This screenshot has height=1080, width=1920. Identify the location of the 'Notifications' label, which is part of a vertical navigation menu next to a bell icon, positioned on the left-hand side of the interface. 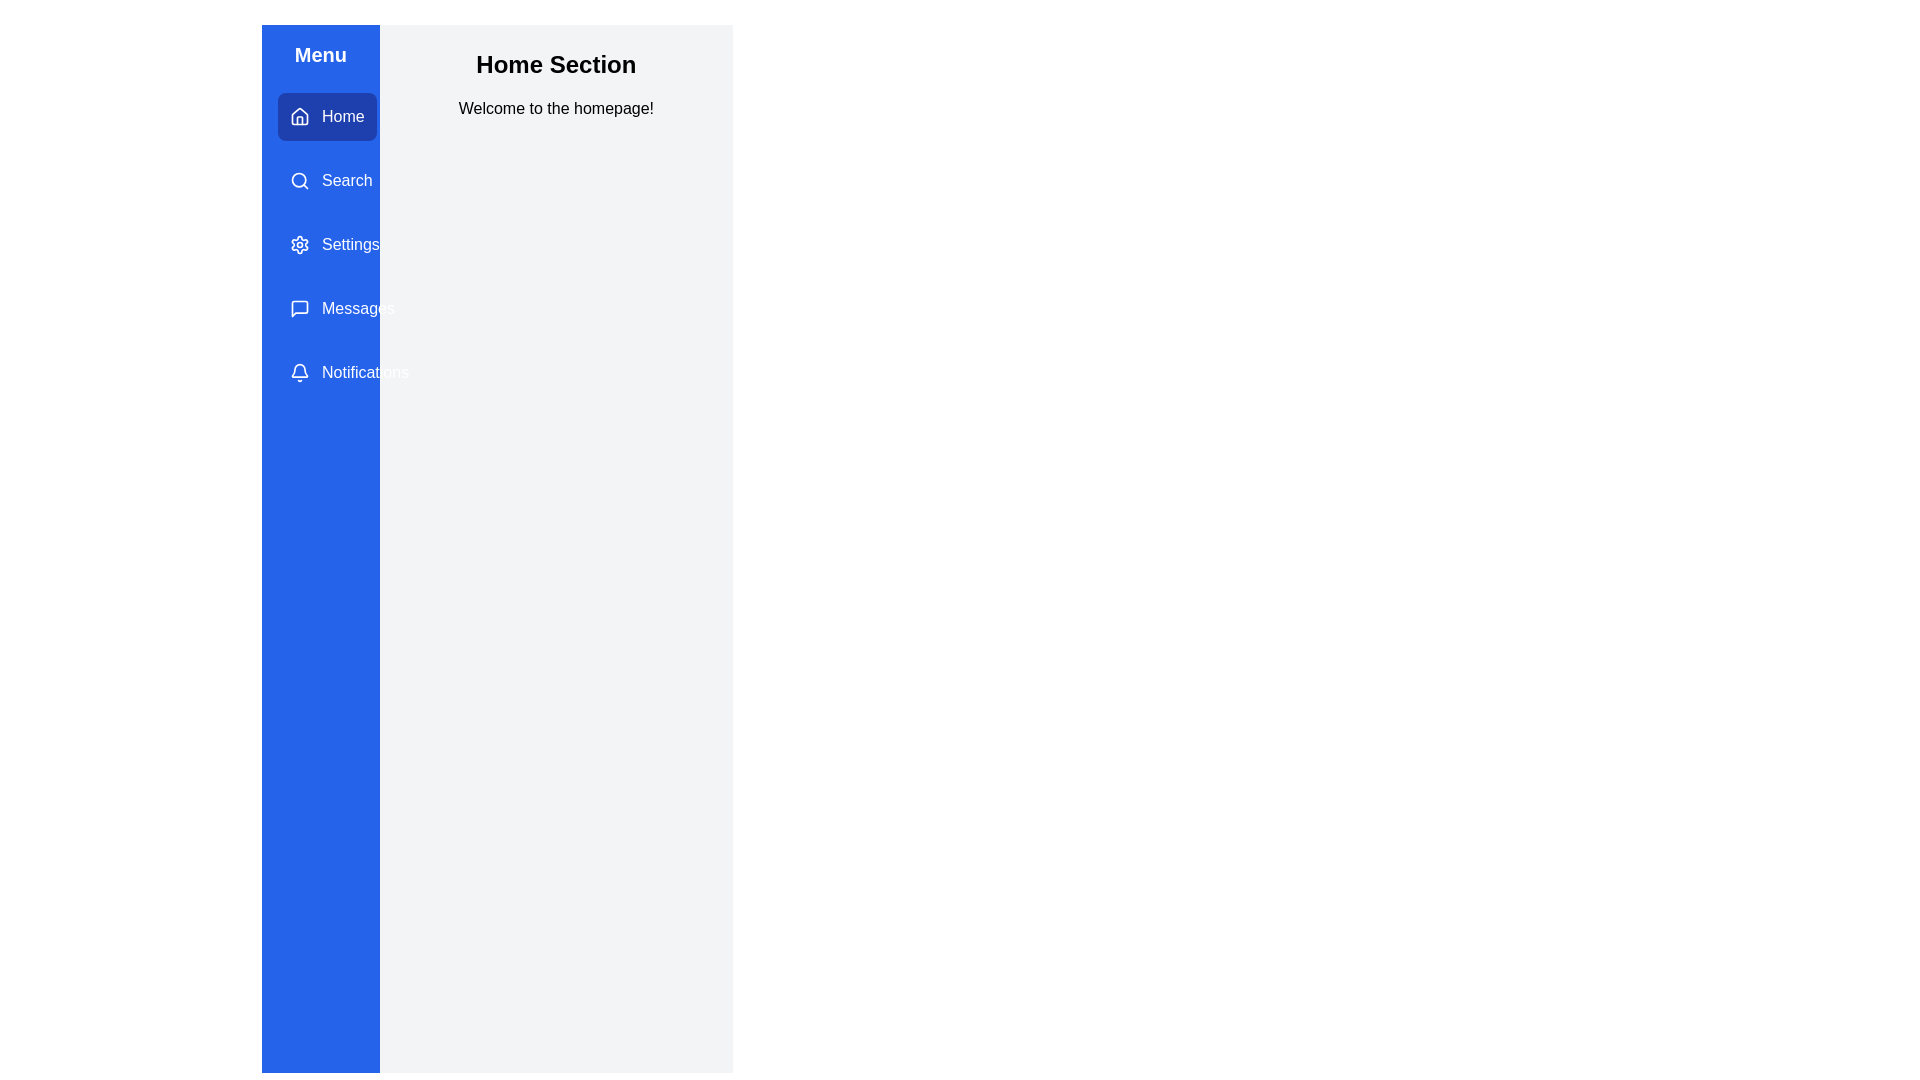
(365, 373).